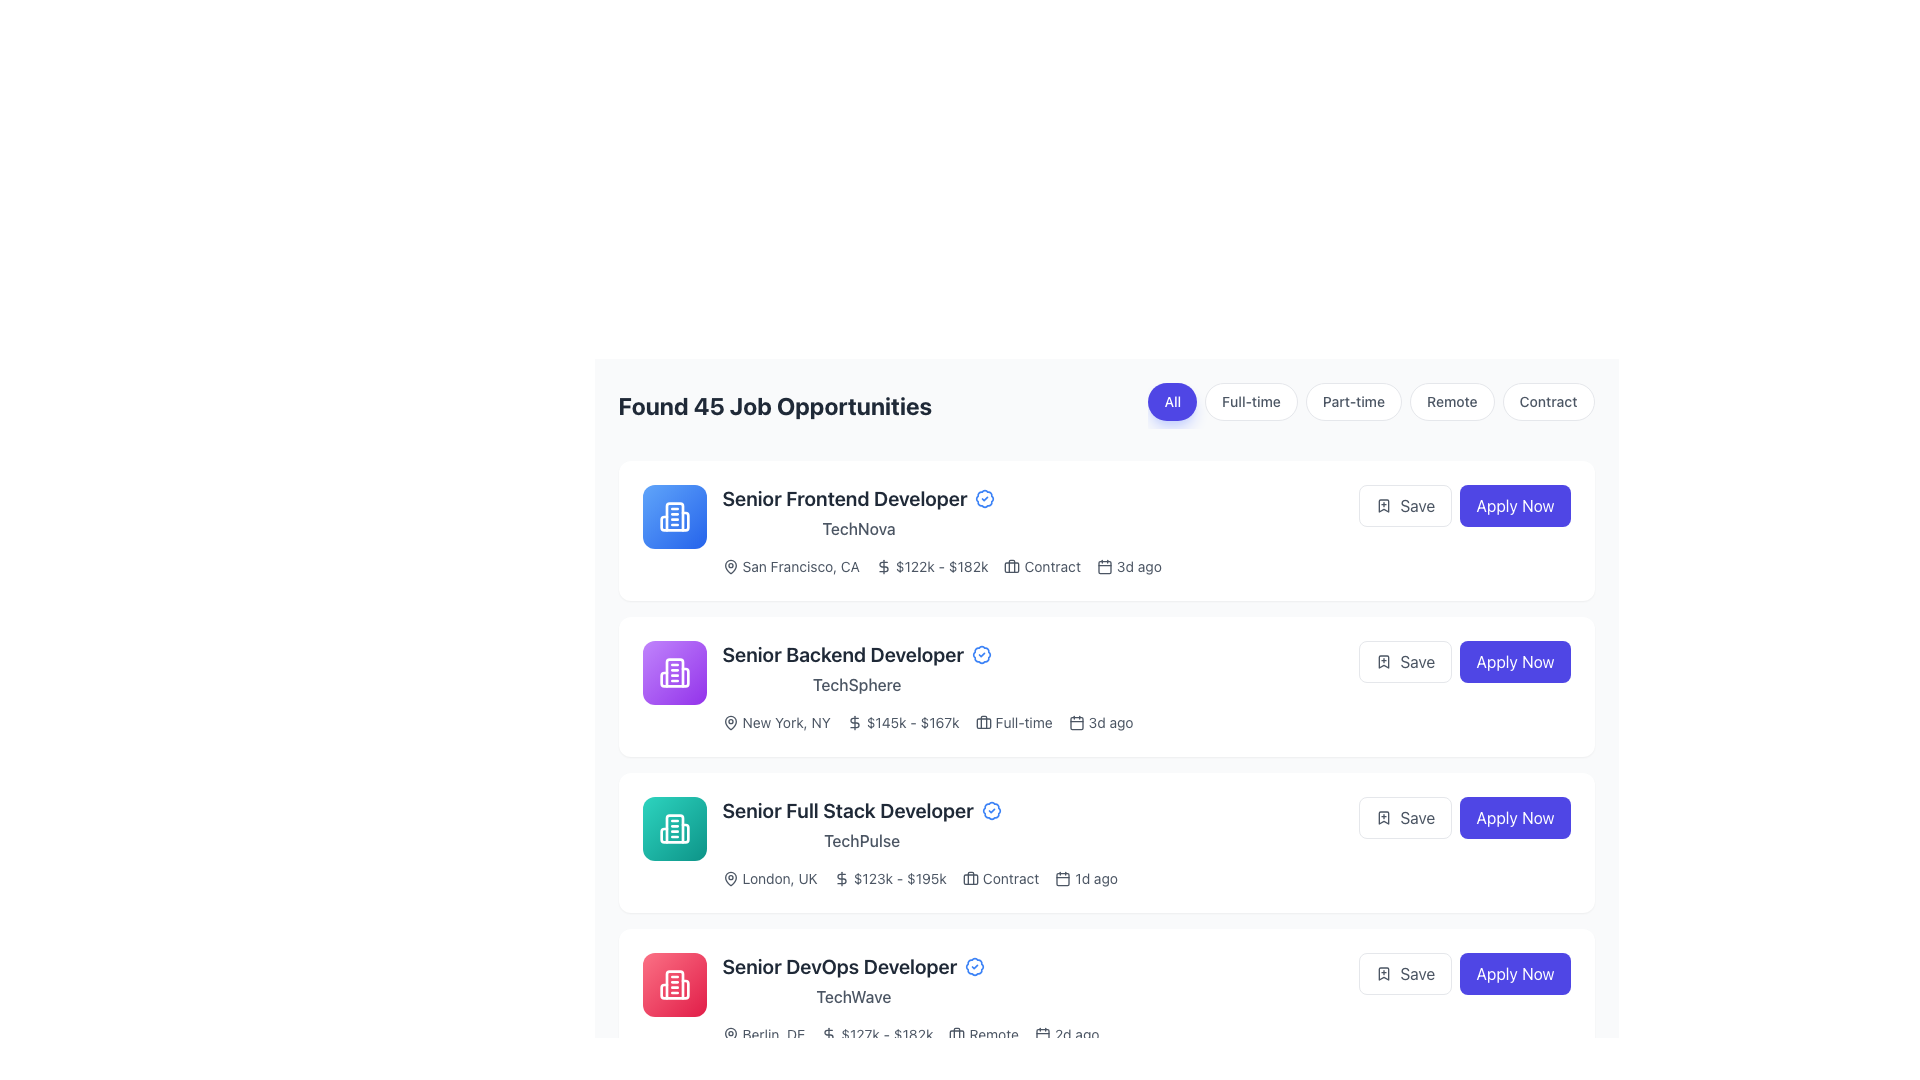 The image size is (1920, 1080). What do you see at coordinates (1370, 405) in the screenshot?
I see `the filter bar containing buttons labeled 'All', 'Full-time', 'Part-time', 'Remote', and 'Contract'` at bounding box center [1370, 405].